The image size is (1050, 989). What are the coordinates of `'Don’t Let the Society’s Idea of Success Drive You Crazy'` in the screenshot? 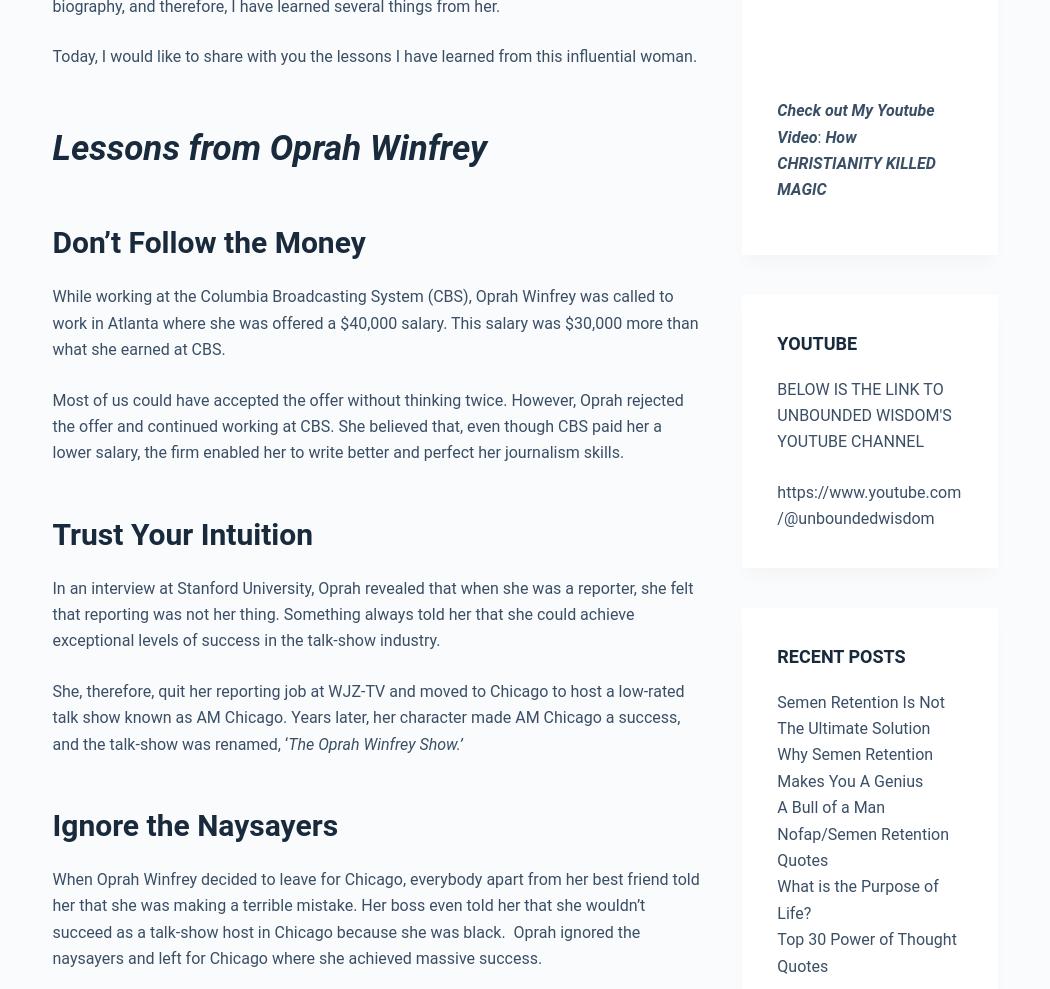 It's located at (514, 660).